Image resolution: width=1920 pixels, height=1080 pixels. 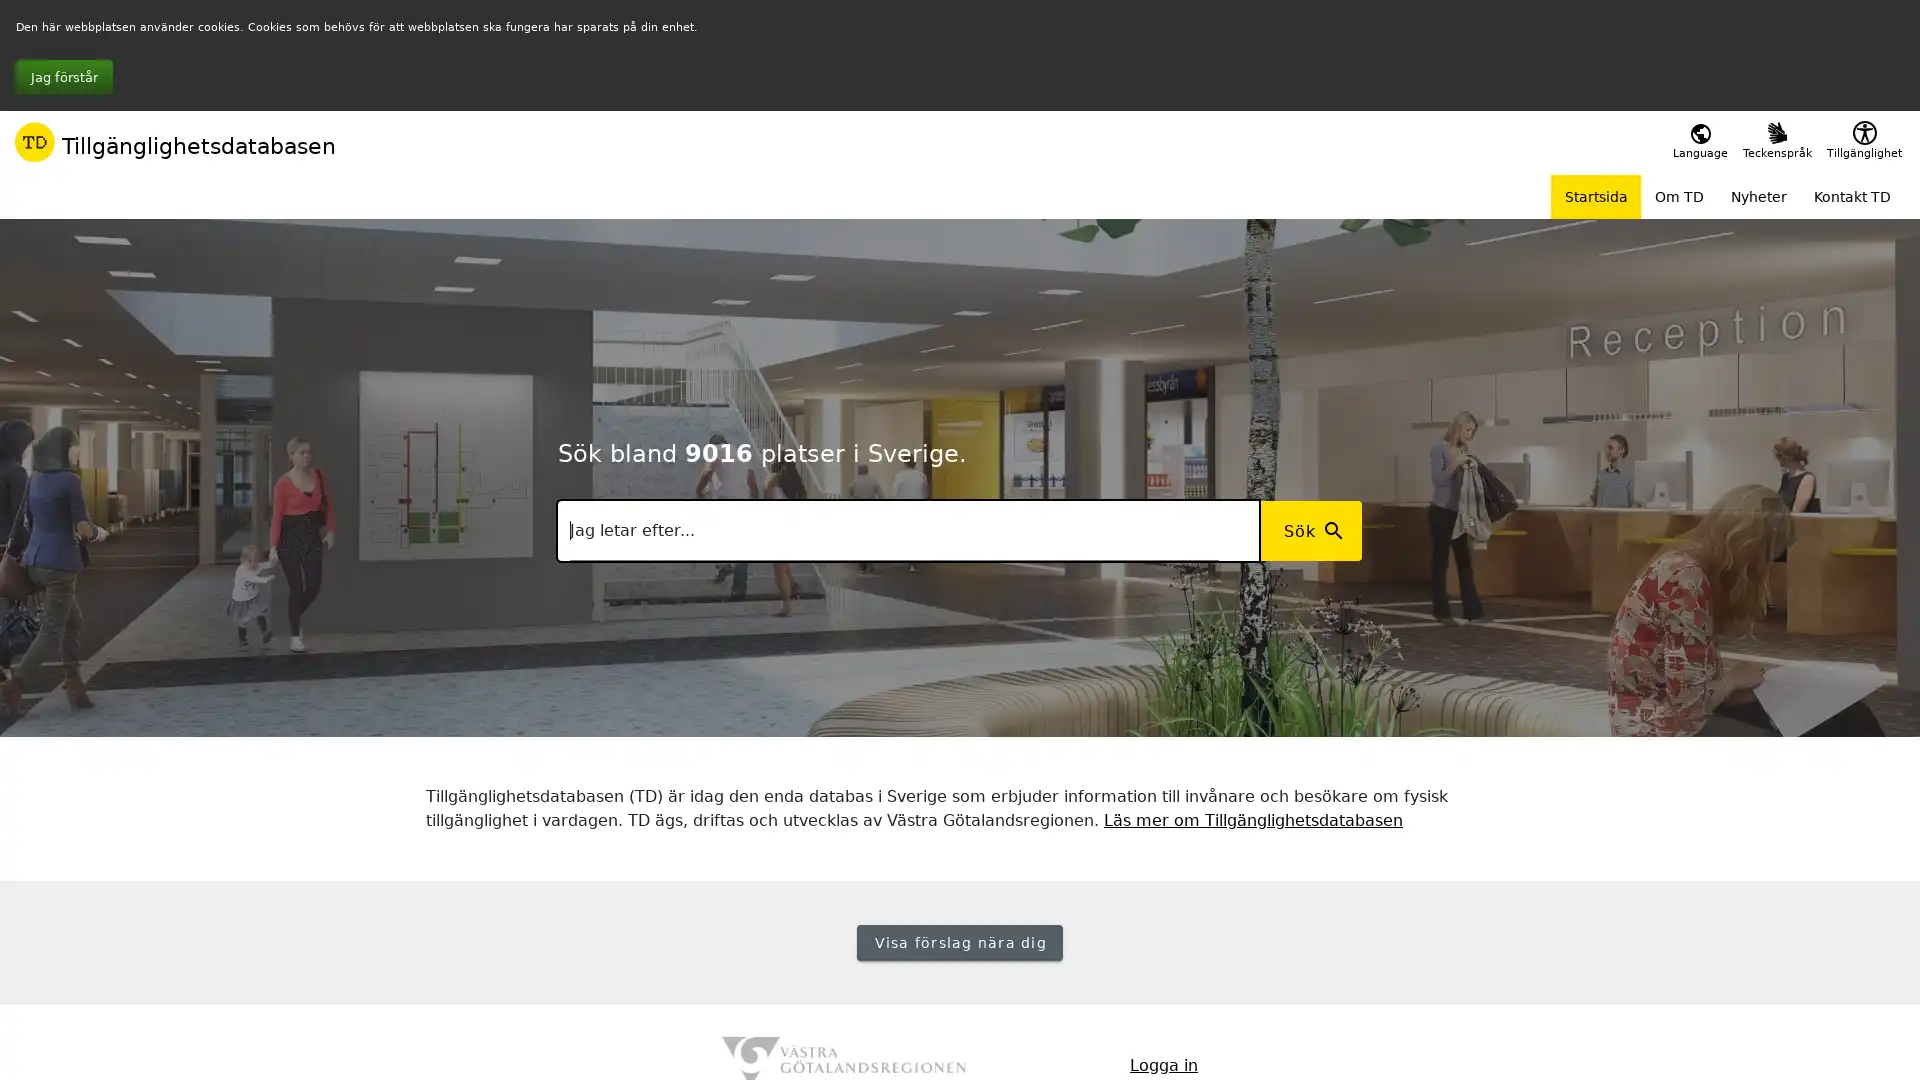 I want to click on Jag forstar, so click(x=64, y=76).